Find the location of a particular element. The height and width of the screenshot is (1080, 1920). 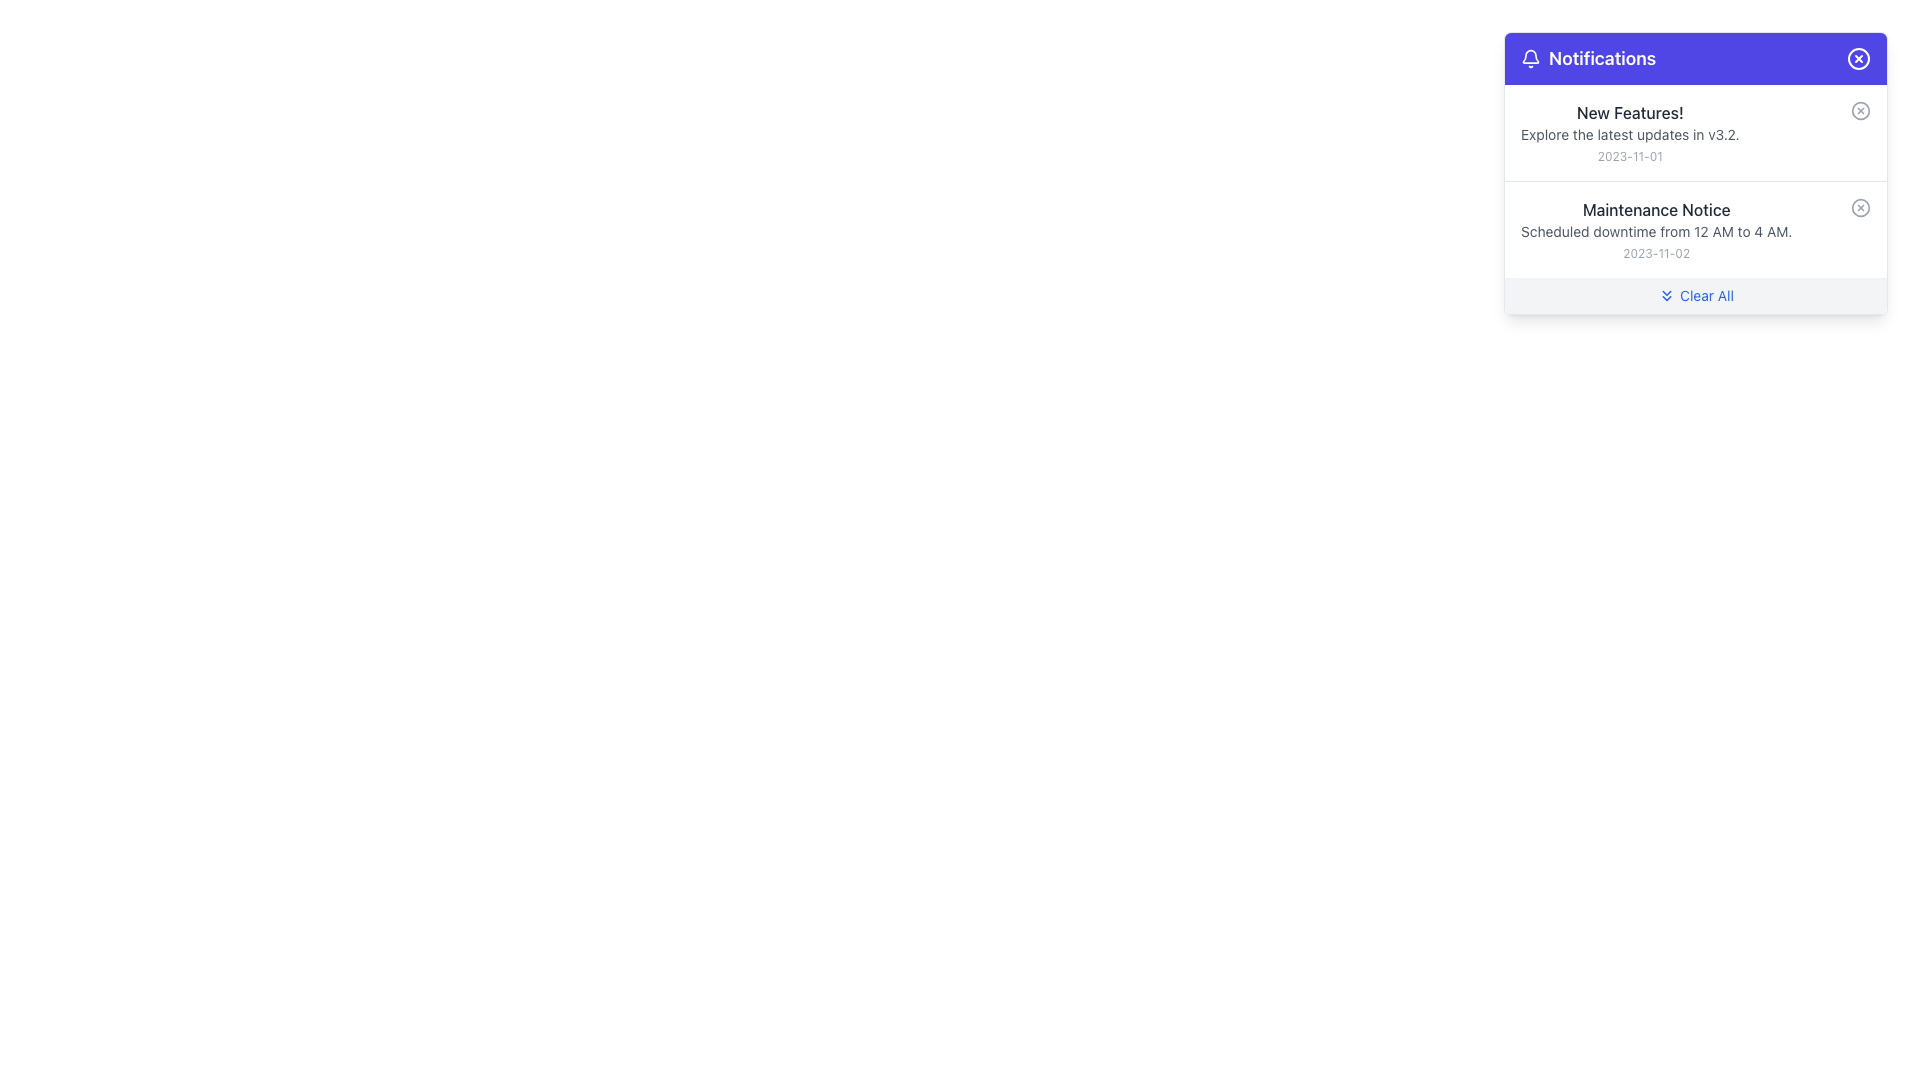

the text element providing context about updates in version 3.2, located in the notifications panel below 'New Features!' and above '2023-11-01' is located at coordinates (1630, 135).